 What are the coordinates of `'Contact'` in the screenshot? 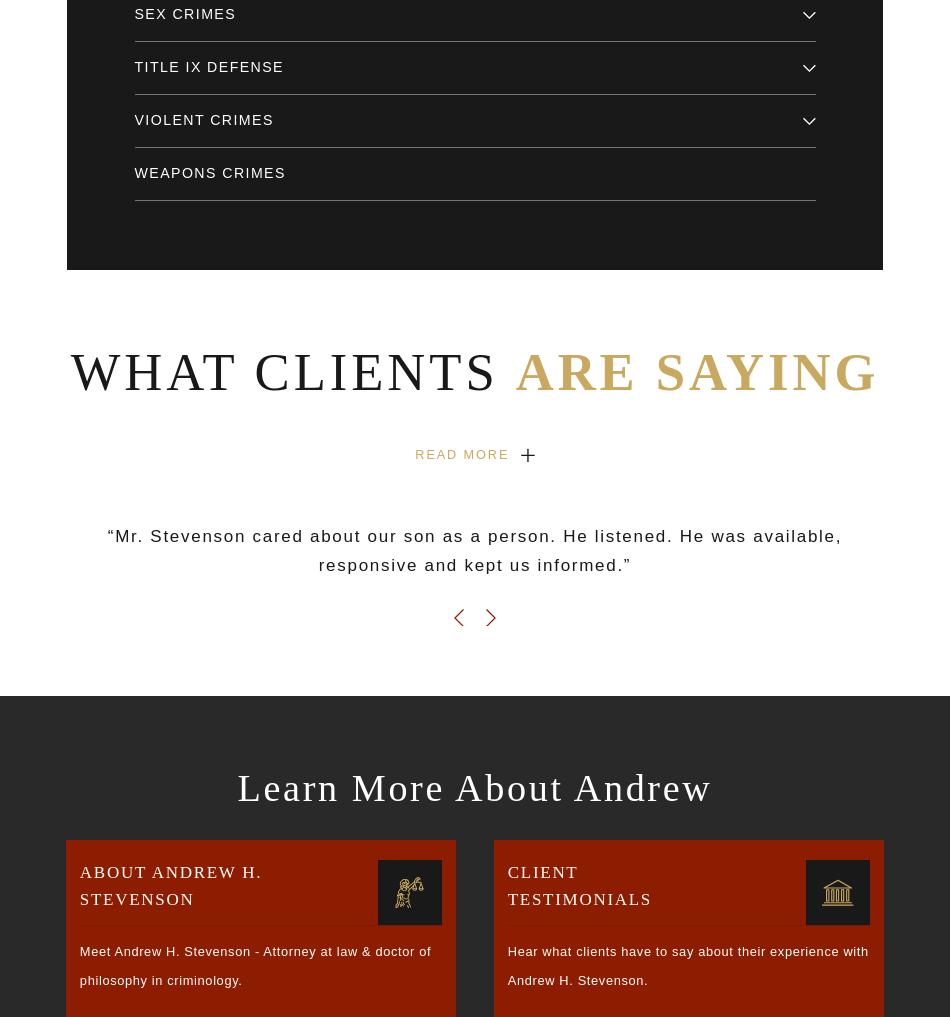 It's located at (66, 611).